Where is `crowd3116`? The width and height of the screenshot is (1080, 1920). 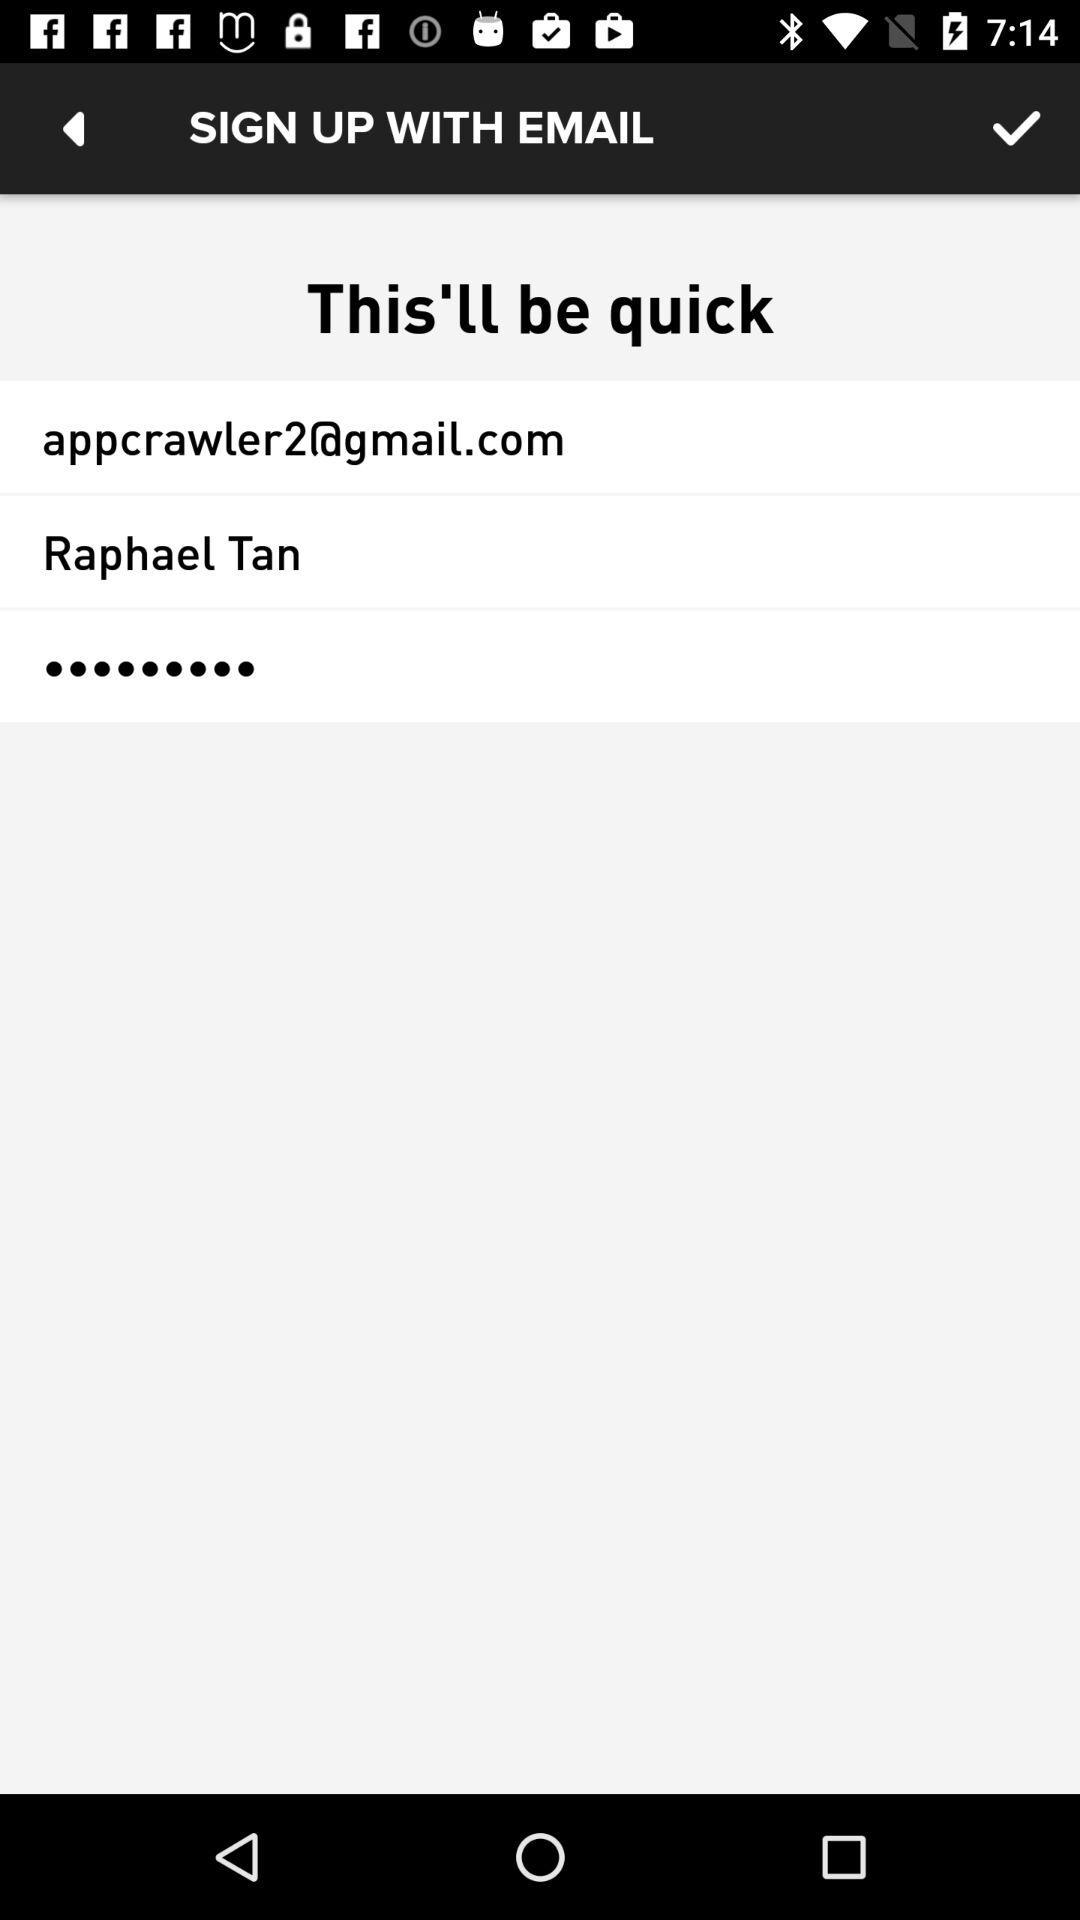
crowd3116 is located at coordinates (540, 666).